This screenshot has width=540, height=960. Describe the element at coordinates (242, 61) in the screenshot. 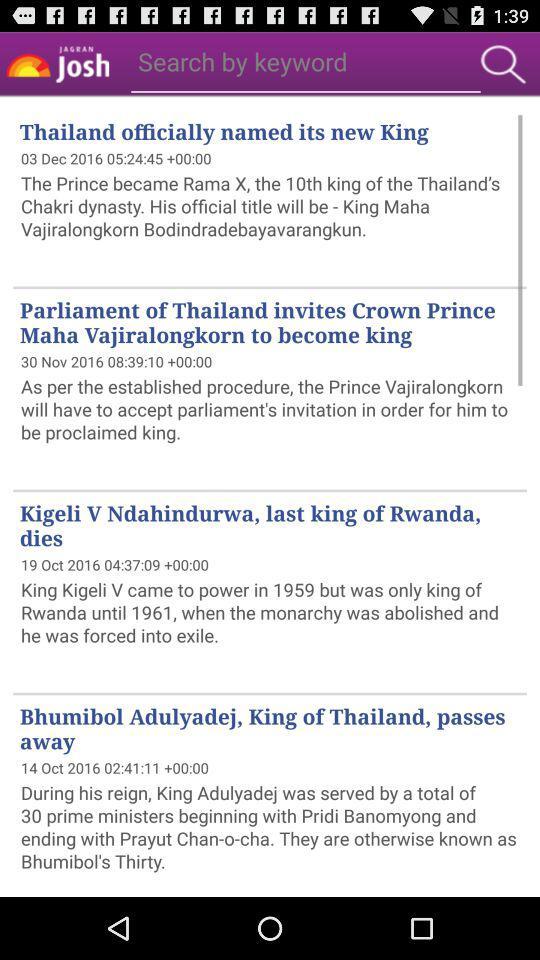

I see `search by keyword` at that location.